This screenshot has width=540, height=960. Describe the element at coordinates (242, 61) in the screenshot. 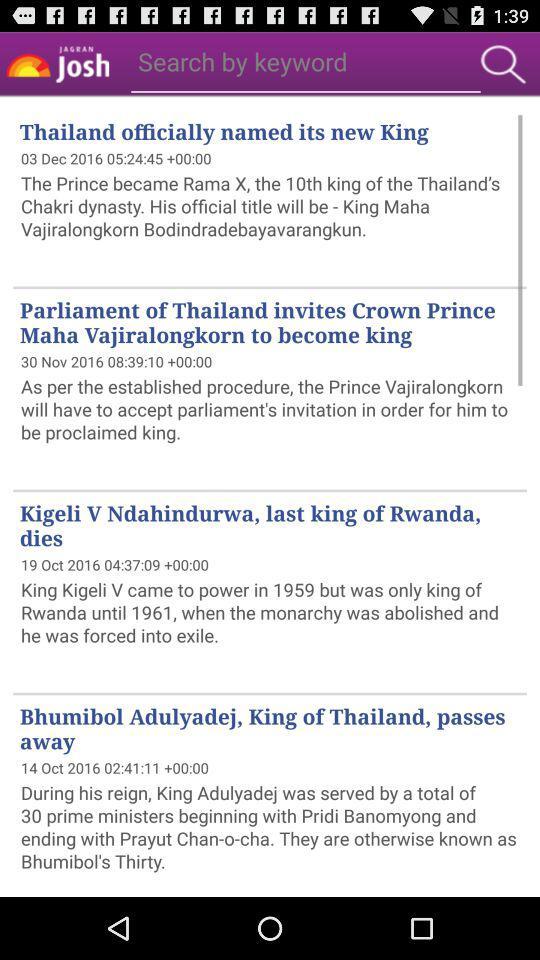

I see `search by keyword` at that location.